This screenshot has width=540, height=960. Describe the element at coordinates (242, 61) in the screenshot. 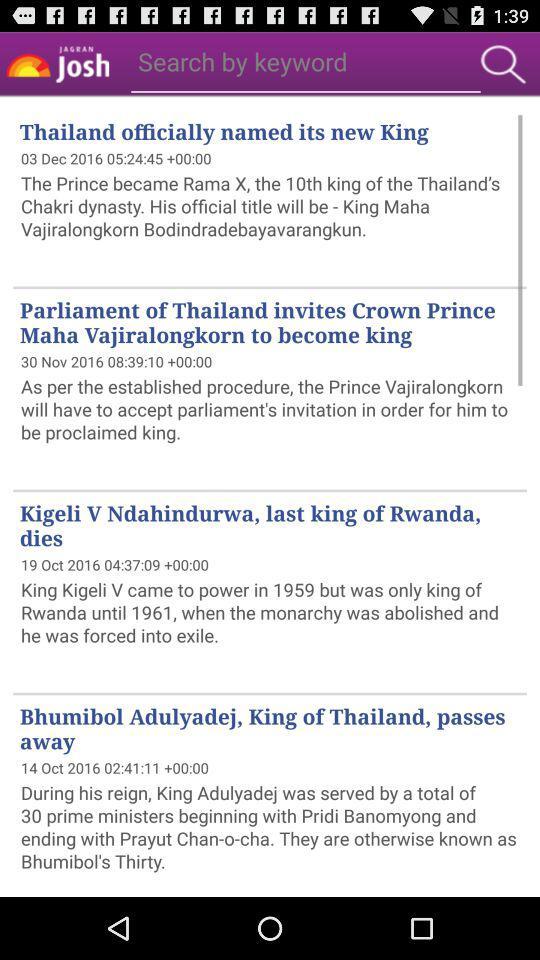

I see `search by keyword` at that location.